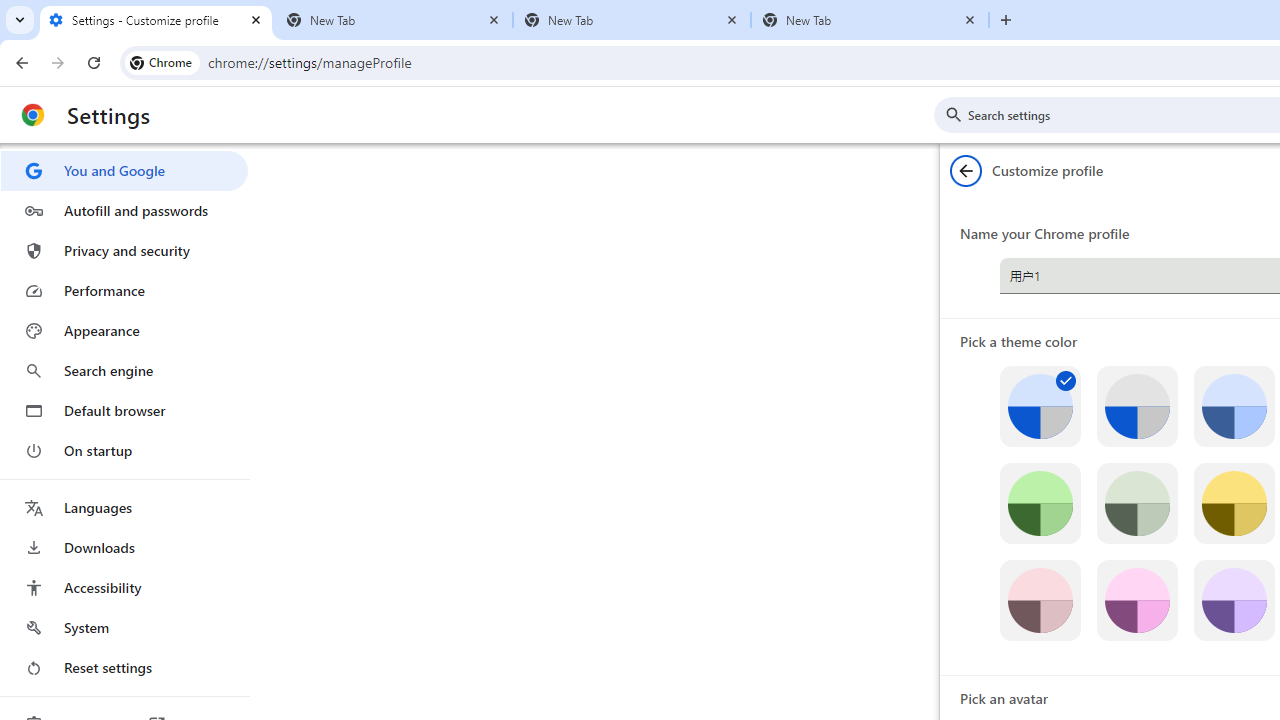 The image size is (1280, 720). What do you see at coordinates (155, 20) in the screenshot?
I see `'Settings - Customize profile'` at bounding box center [155, 20].